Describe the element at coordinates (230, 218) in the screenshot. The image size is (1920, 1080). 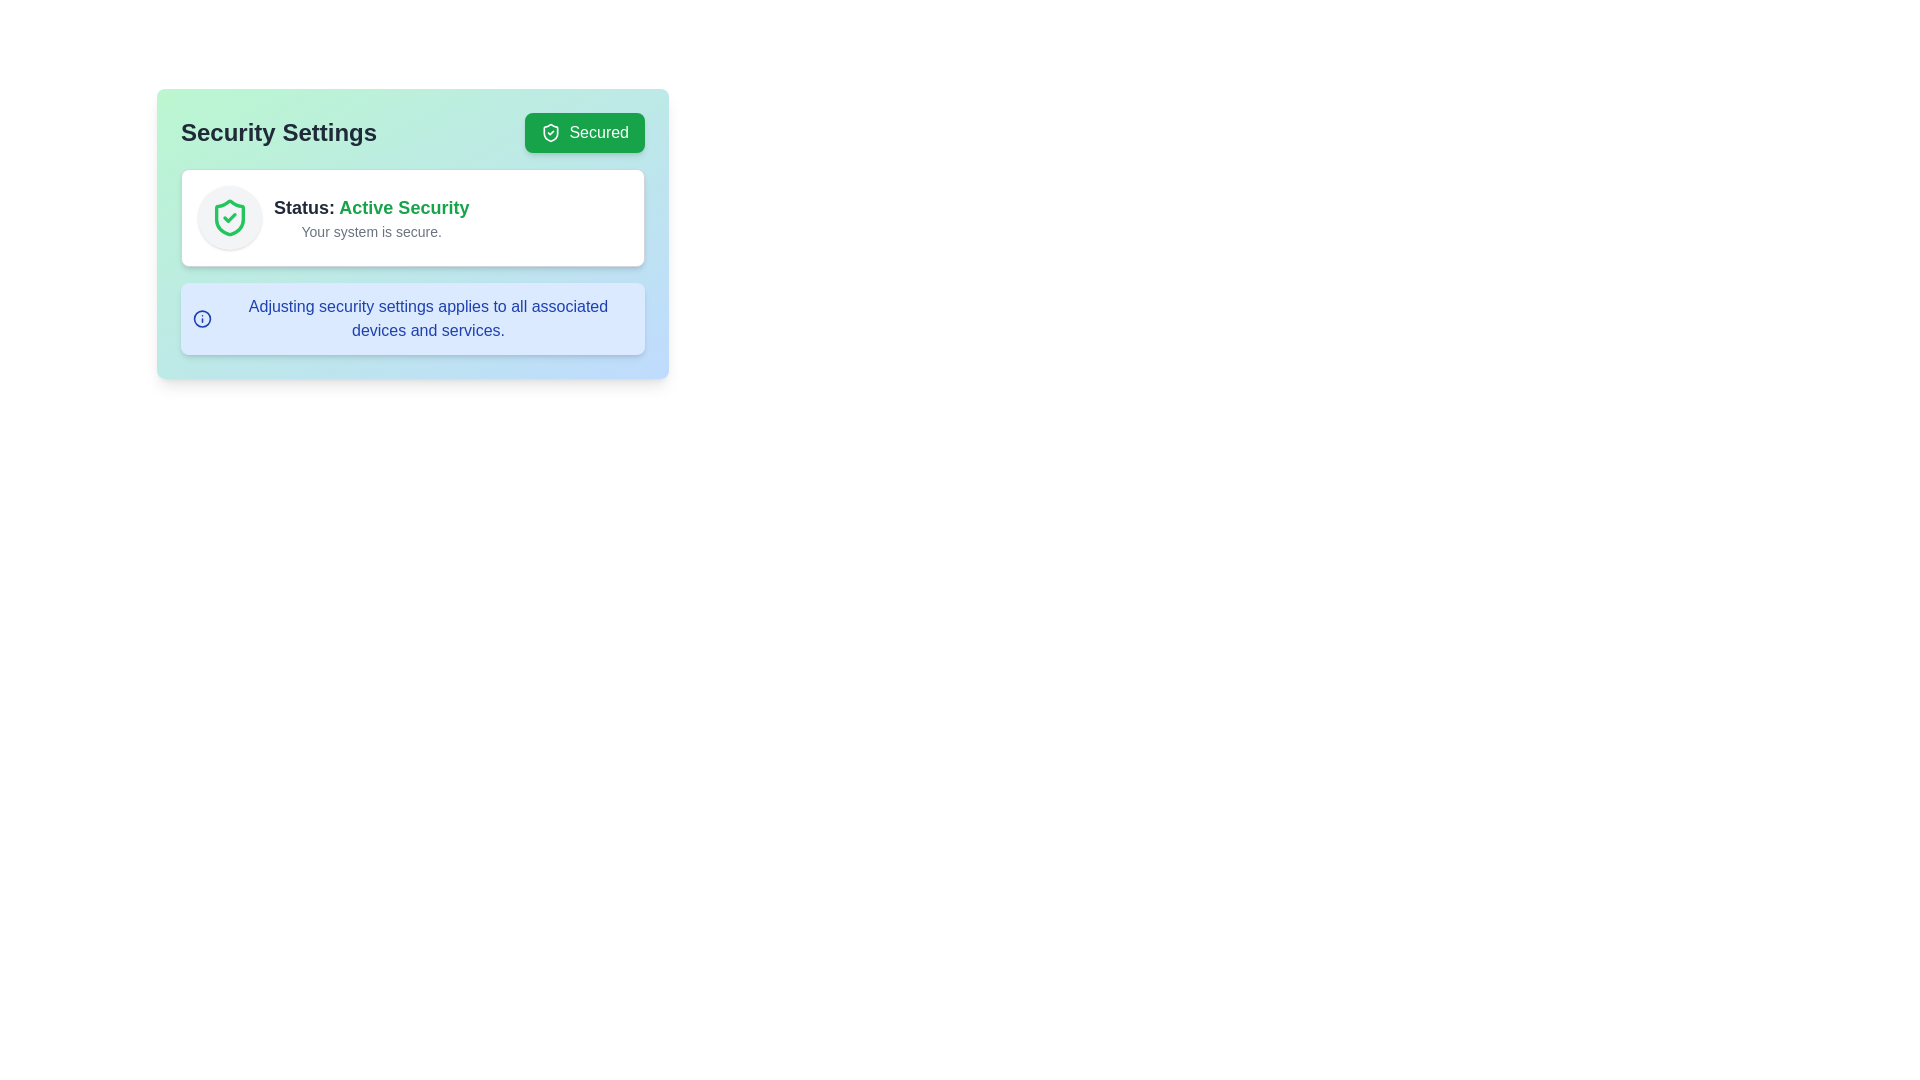
I see `the security status icon located inside a white rectangular box with rounded corners, which is positioned to the left of the text 'Status: Active Security'` at that location.